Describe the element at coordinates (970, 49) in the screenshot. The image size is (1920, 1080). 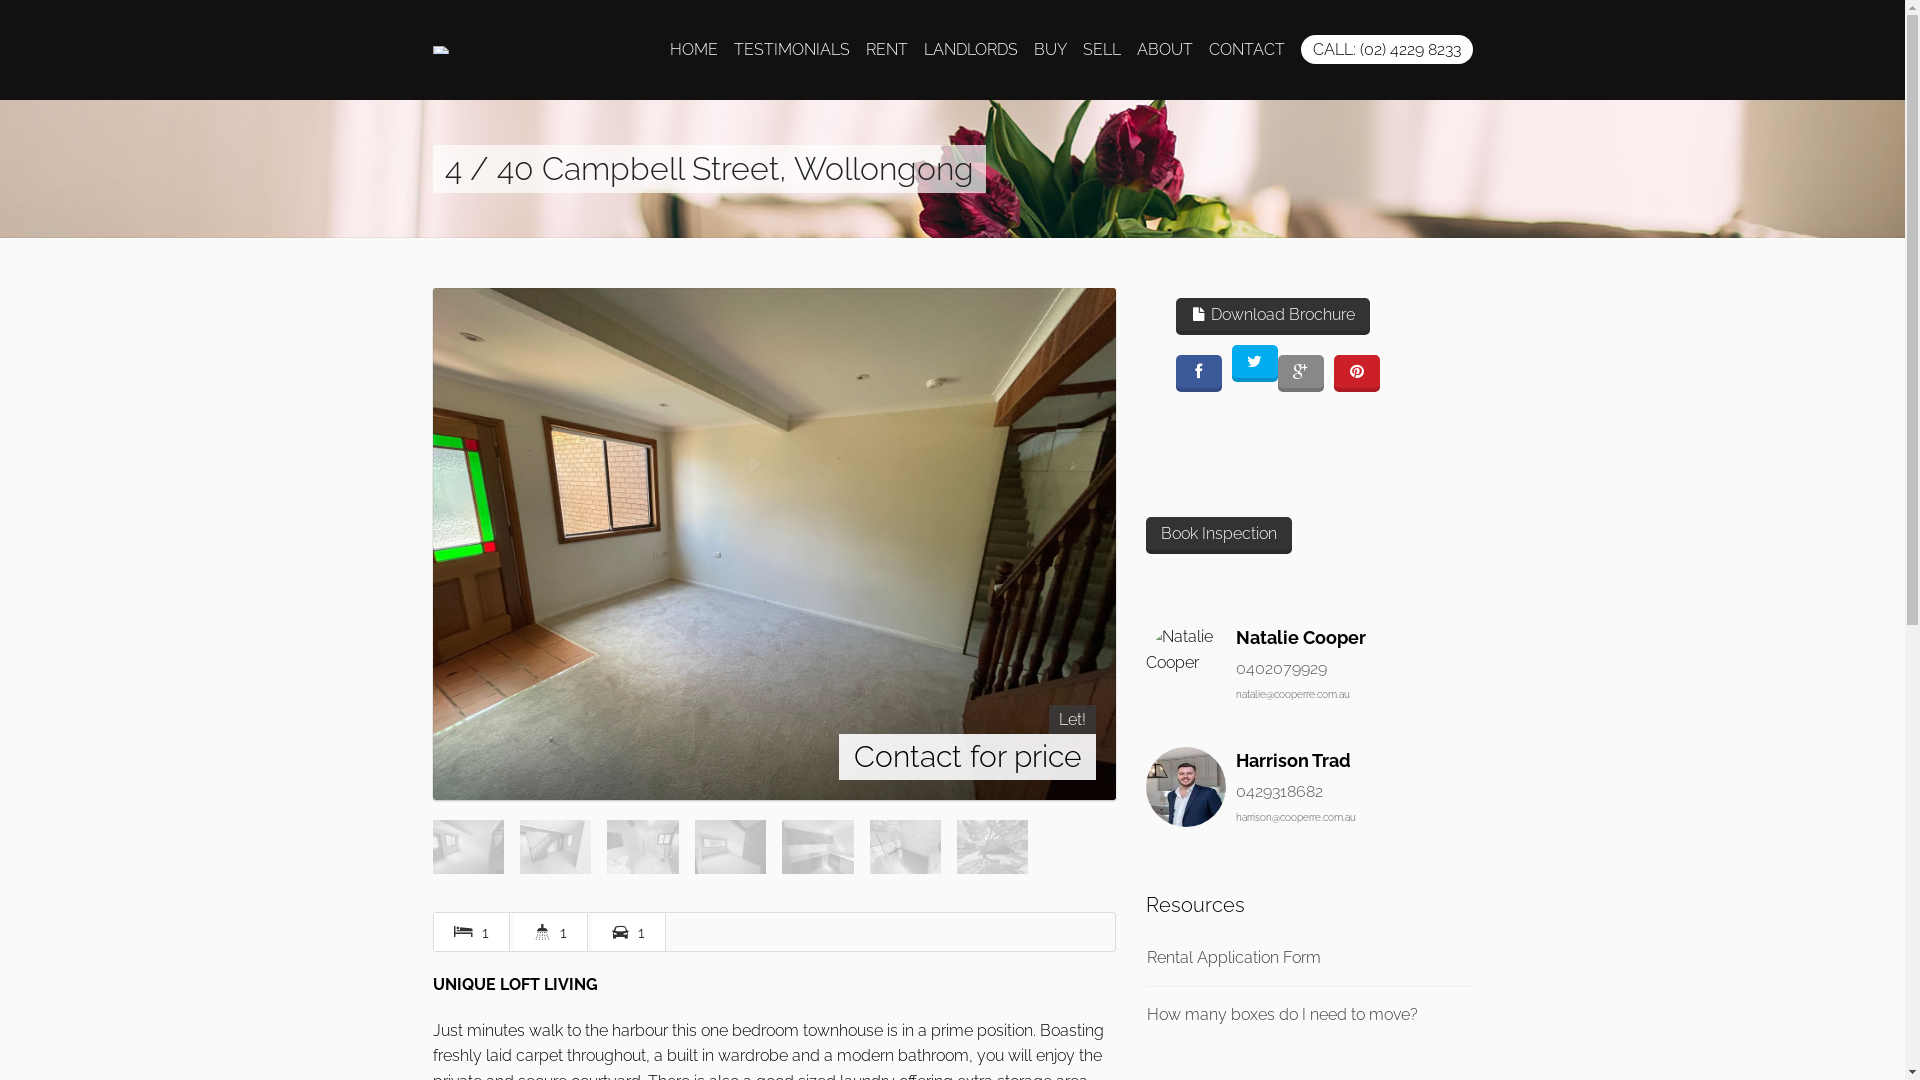
I see `'LANDLORDS'` at that location.